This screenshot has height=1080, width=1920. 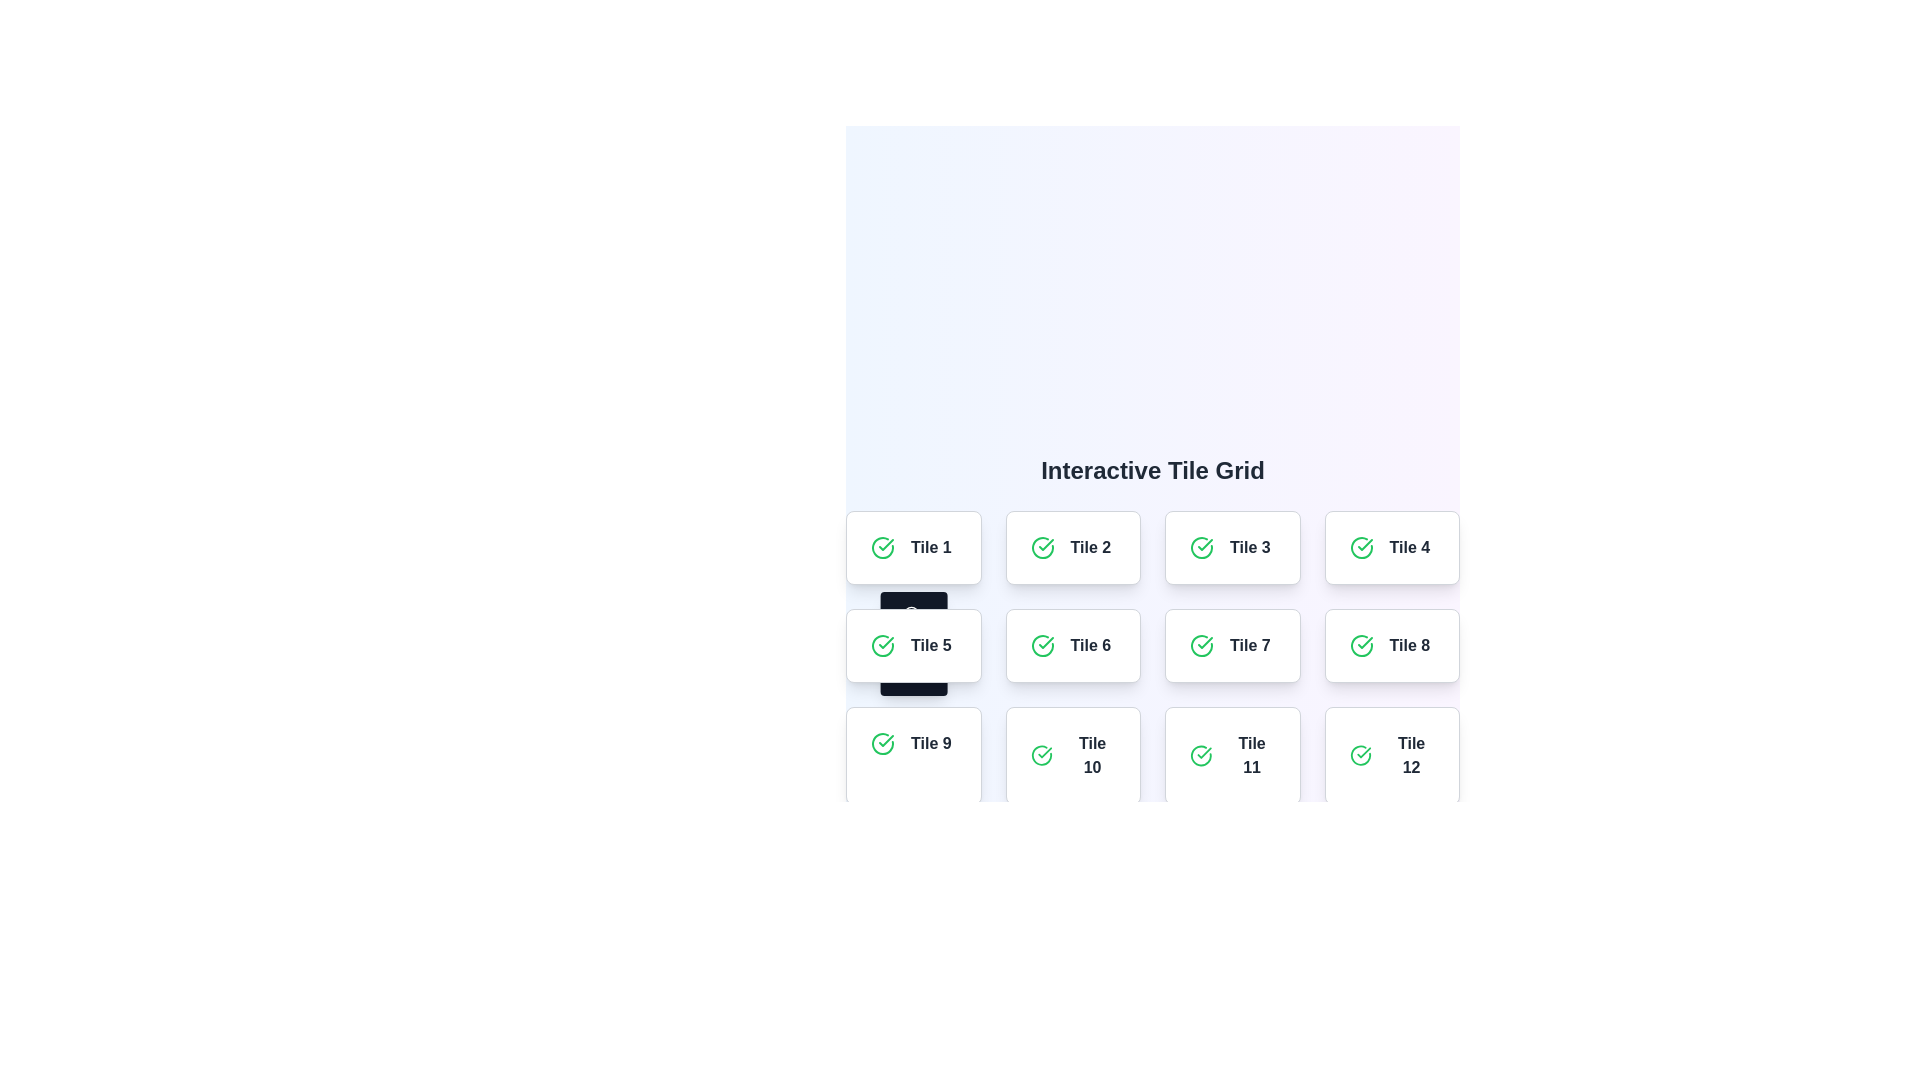 I want to click on the text label 'Tile 8' which identifies a content block in the grid layout, located in the second column of the second row, so click(x=1408, y=645).